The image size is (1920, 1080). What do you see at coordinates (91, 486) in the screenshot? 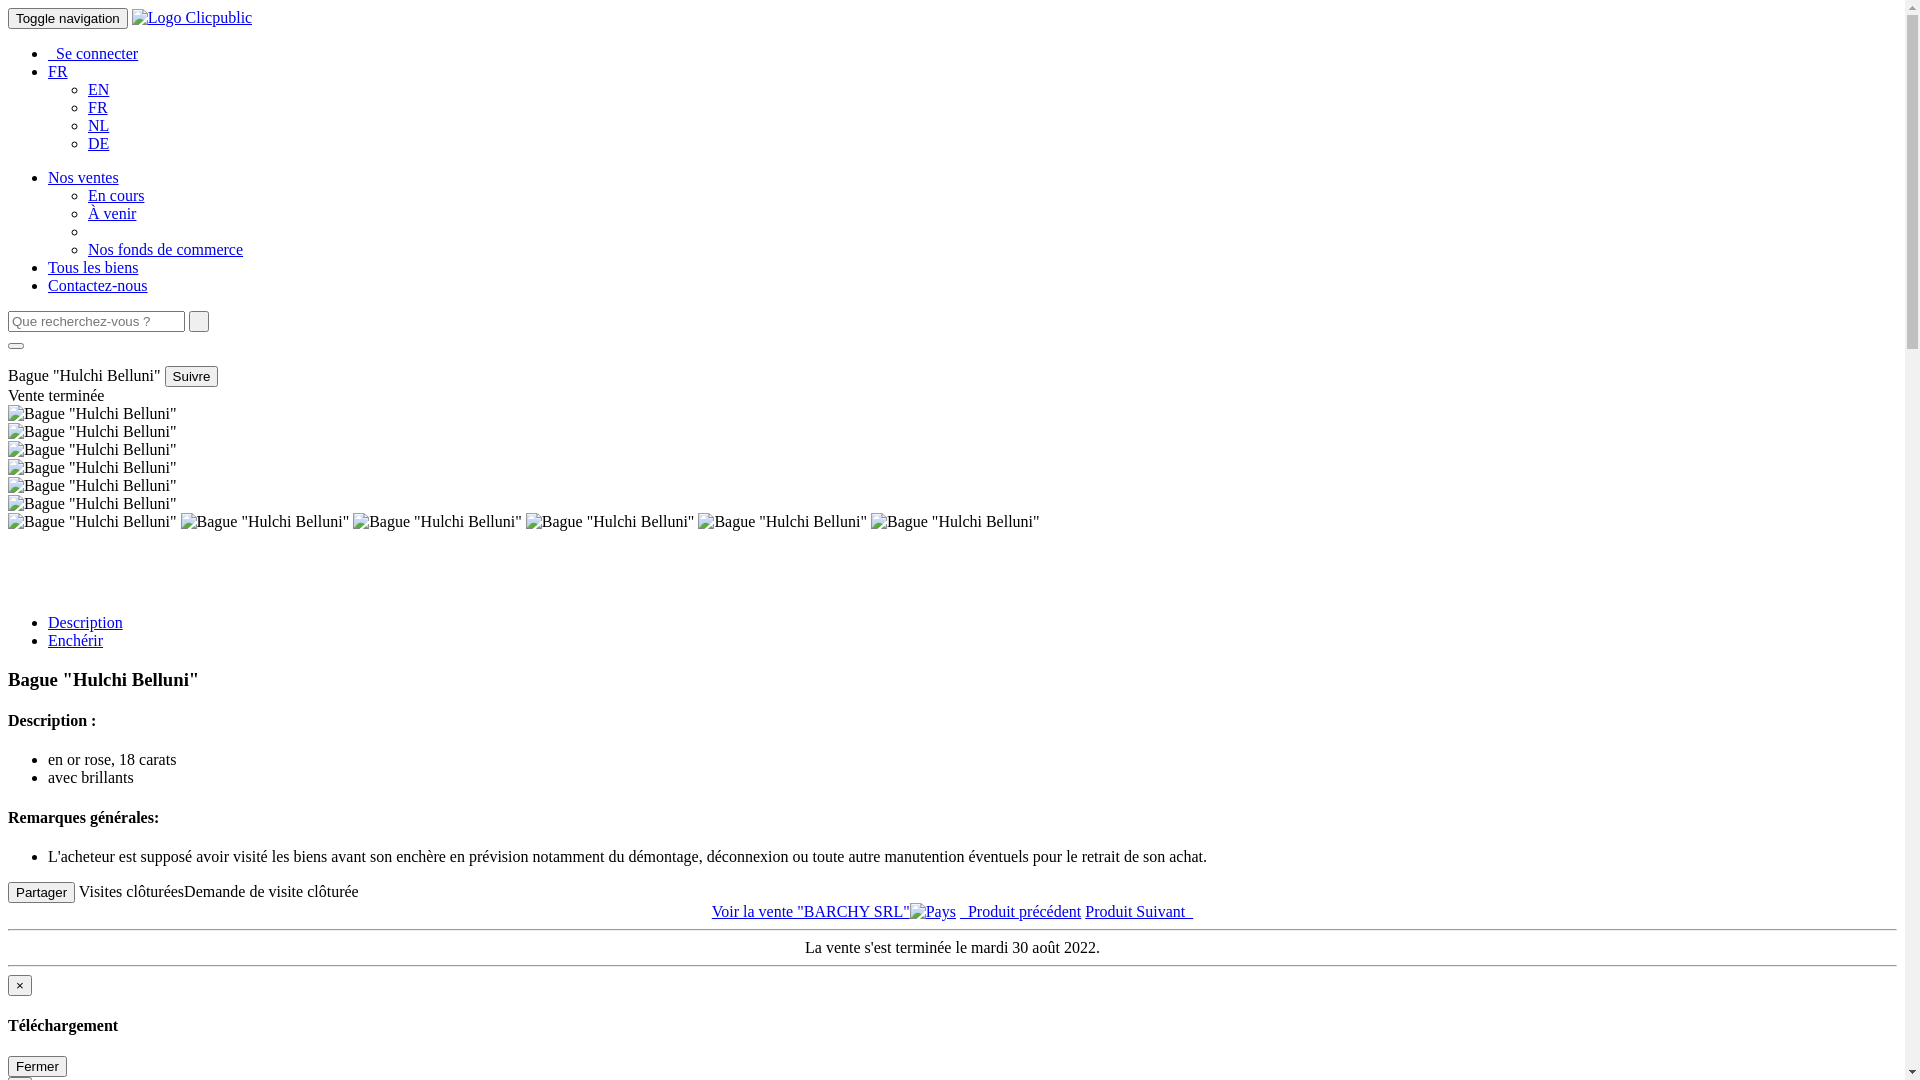
I see `'Bague "Hulchi Belluni"'` at bounding box center [91, 486].